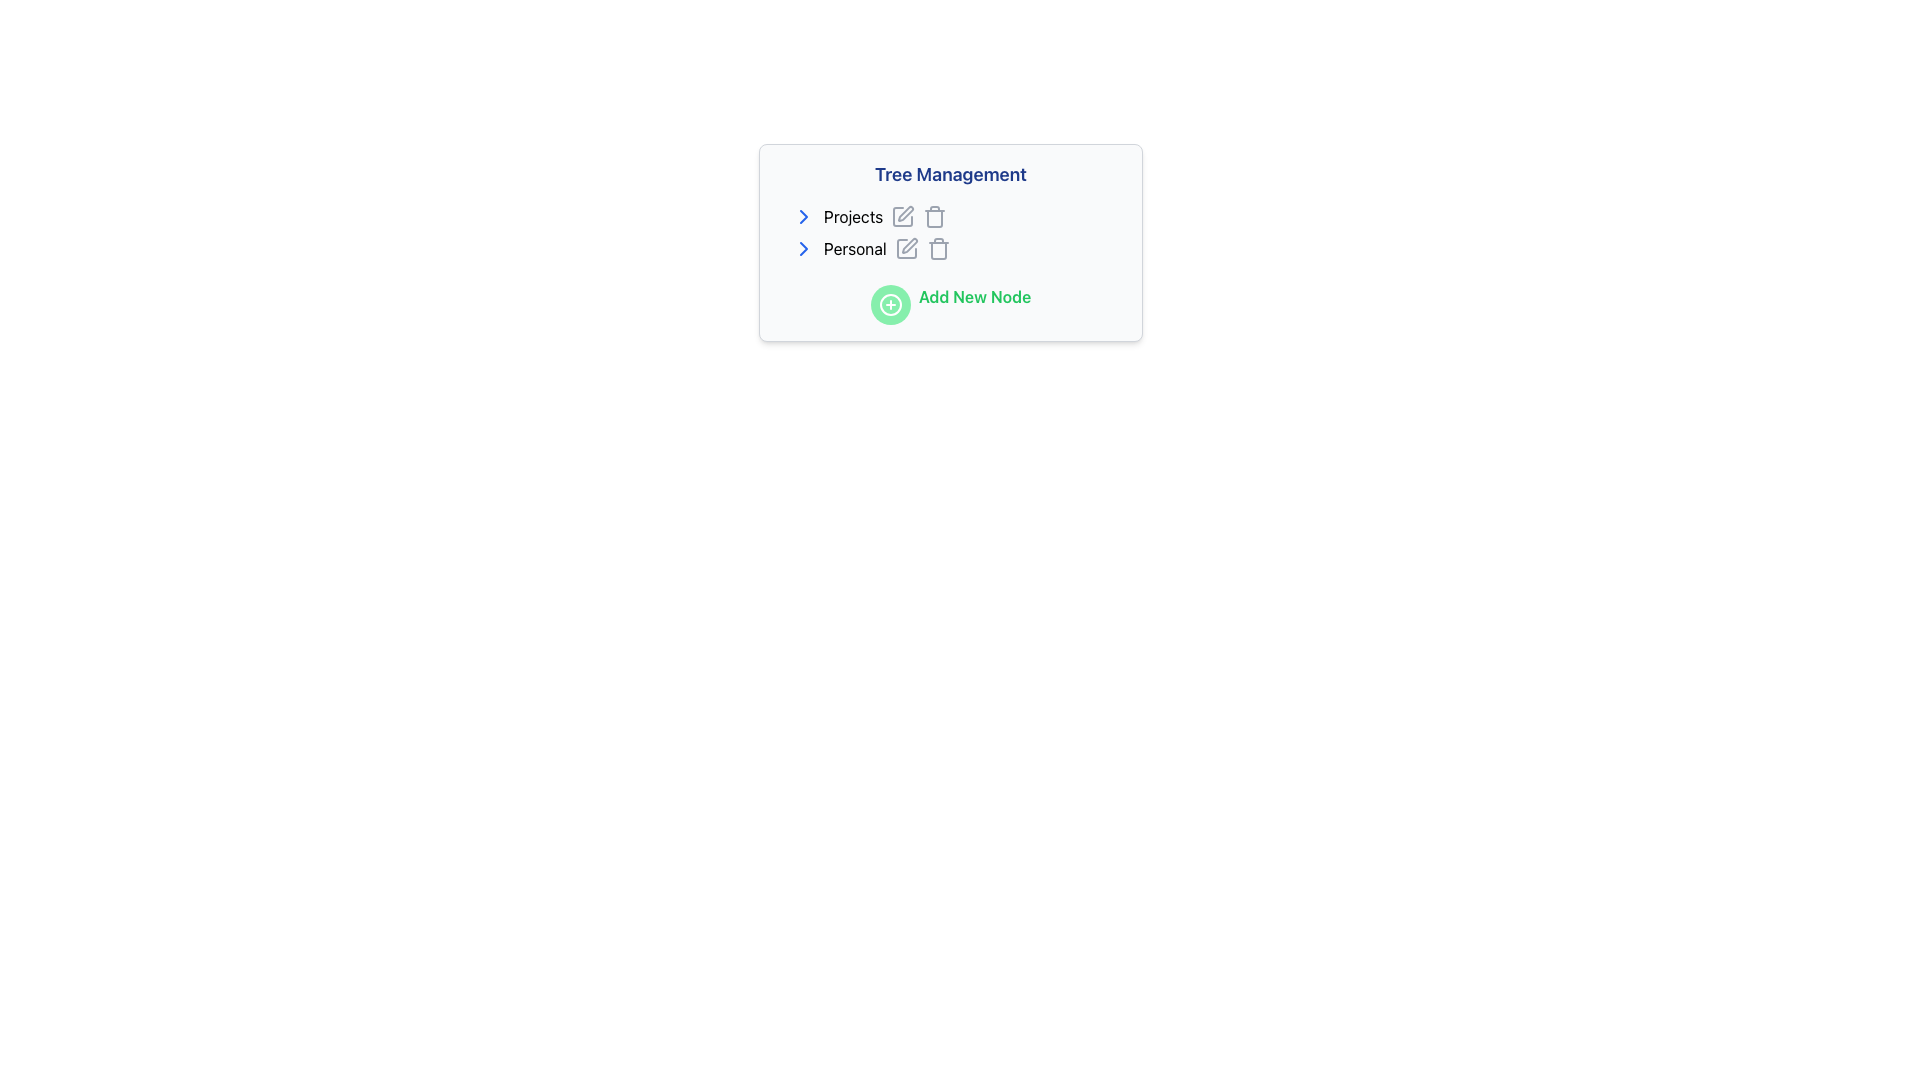 Image resolution: width=1920 pixels, height=1080 pixels. I want to click on the icon button that resembles a square with a pencil inside it, located in the 'Tree Management' section, first in the horizontal group of icons aligned to the right of the 'Projects' row, so click(902, 216).